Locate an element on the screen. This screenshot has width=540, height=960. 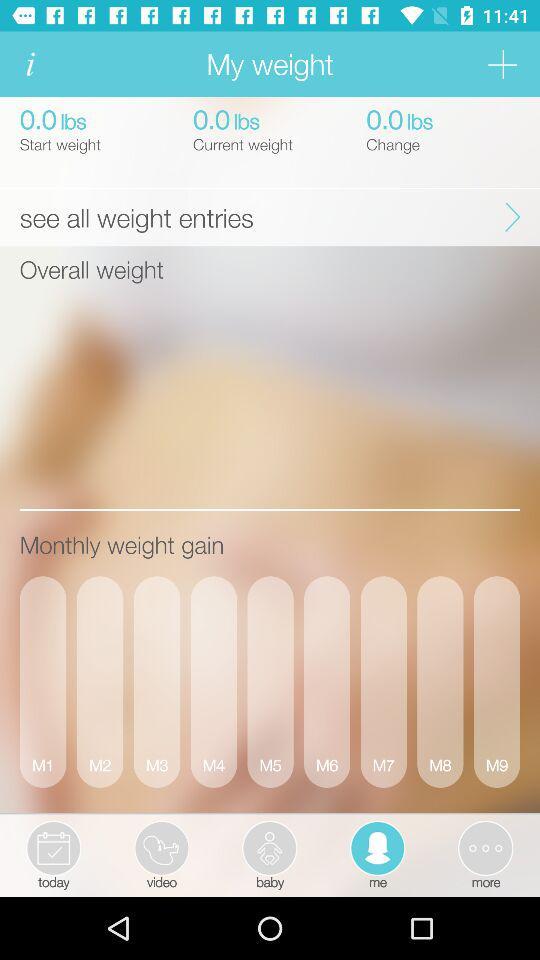
item is located at coordinates (501, 64).